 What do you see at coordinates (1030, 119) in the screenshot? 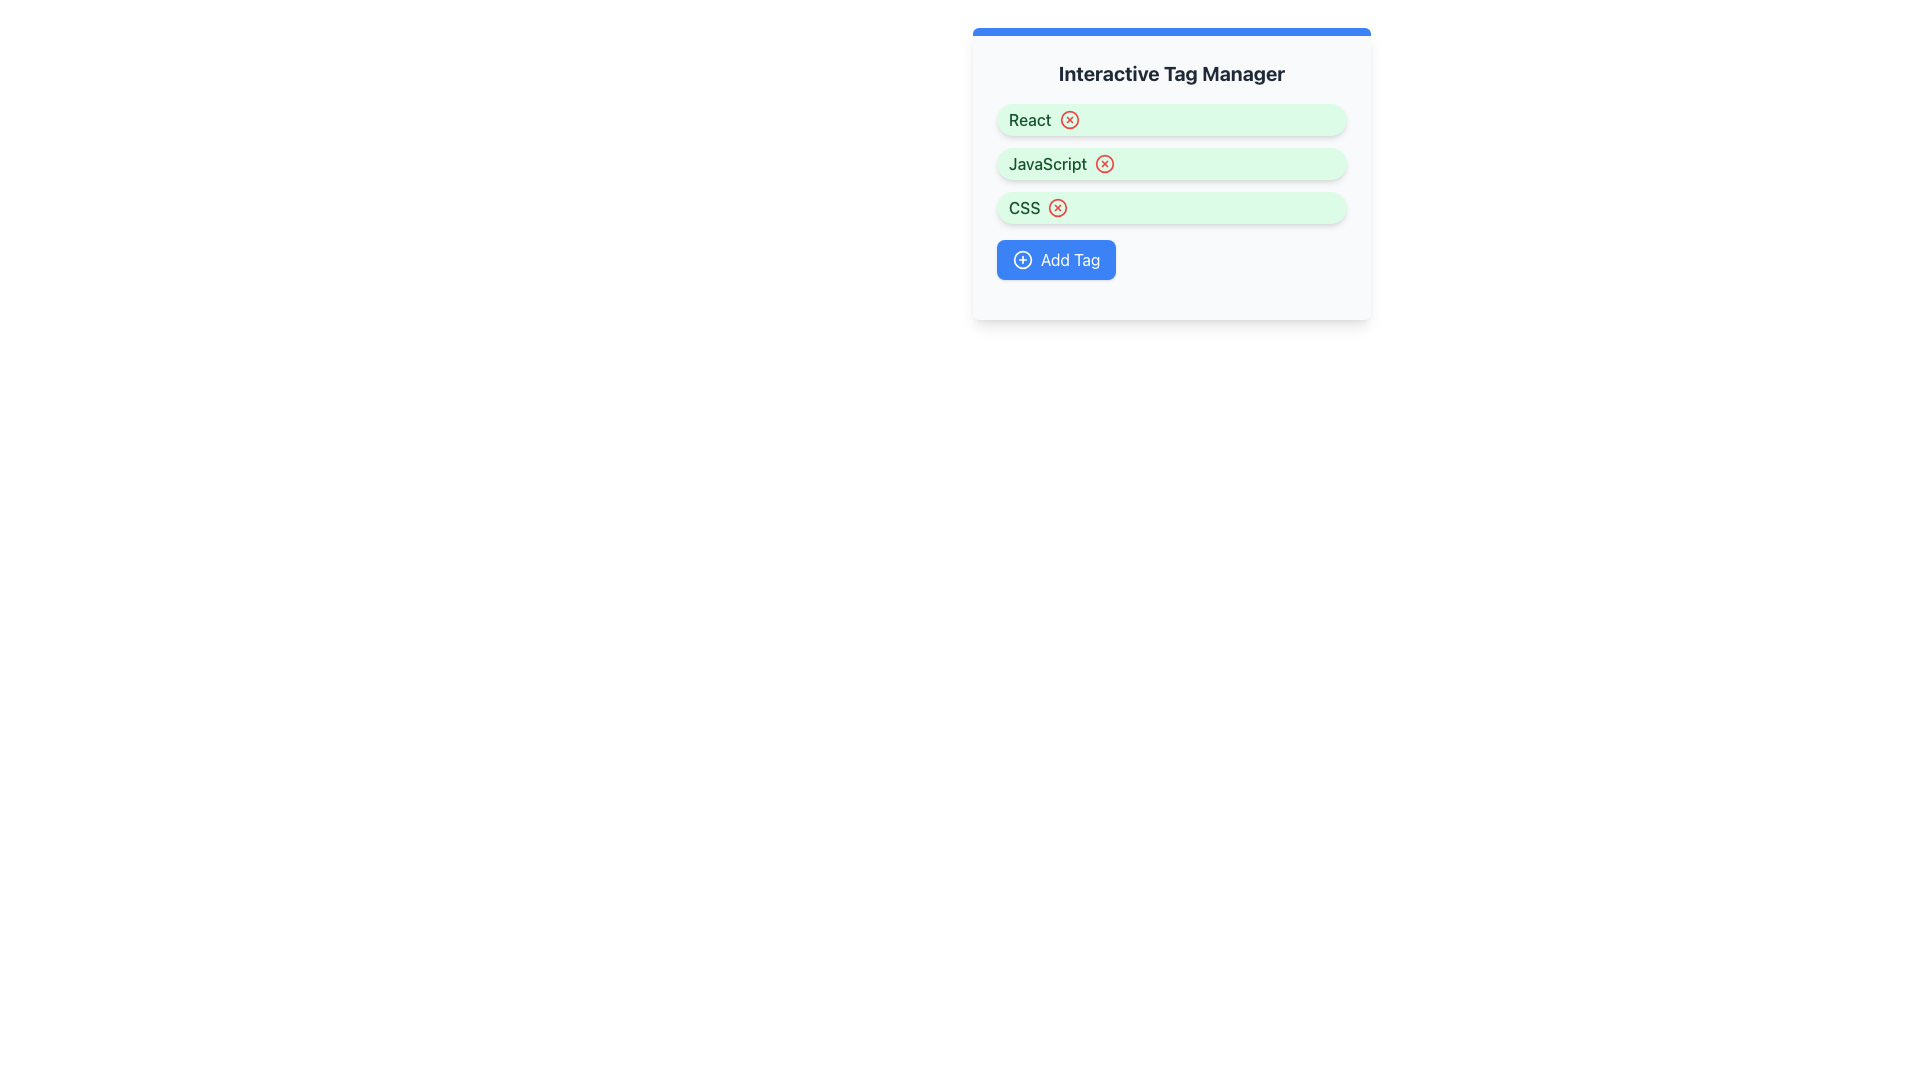
I see `text label 'React' located in the topmost tag within the 'Interactive Tag Manager' section, which has a green font on a light green background` at bounding box center [1030, 119].